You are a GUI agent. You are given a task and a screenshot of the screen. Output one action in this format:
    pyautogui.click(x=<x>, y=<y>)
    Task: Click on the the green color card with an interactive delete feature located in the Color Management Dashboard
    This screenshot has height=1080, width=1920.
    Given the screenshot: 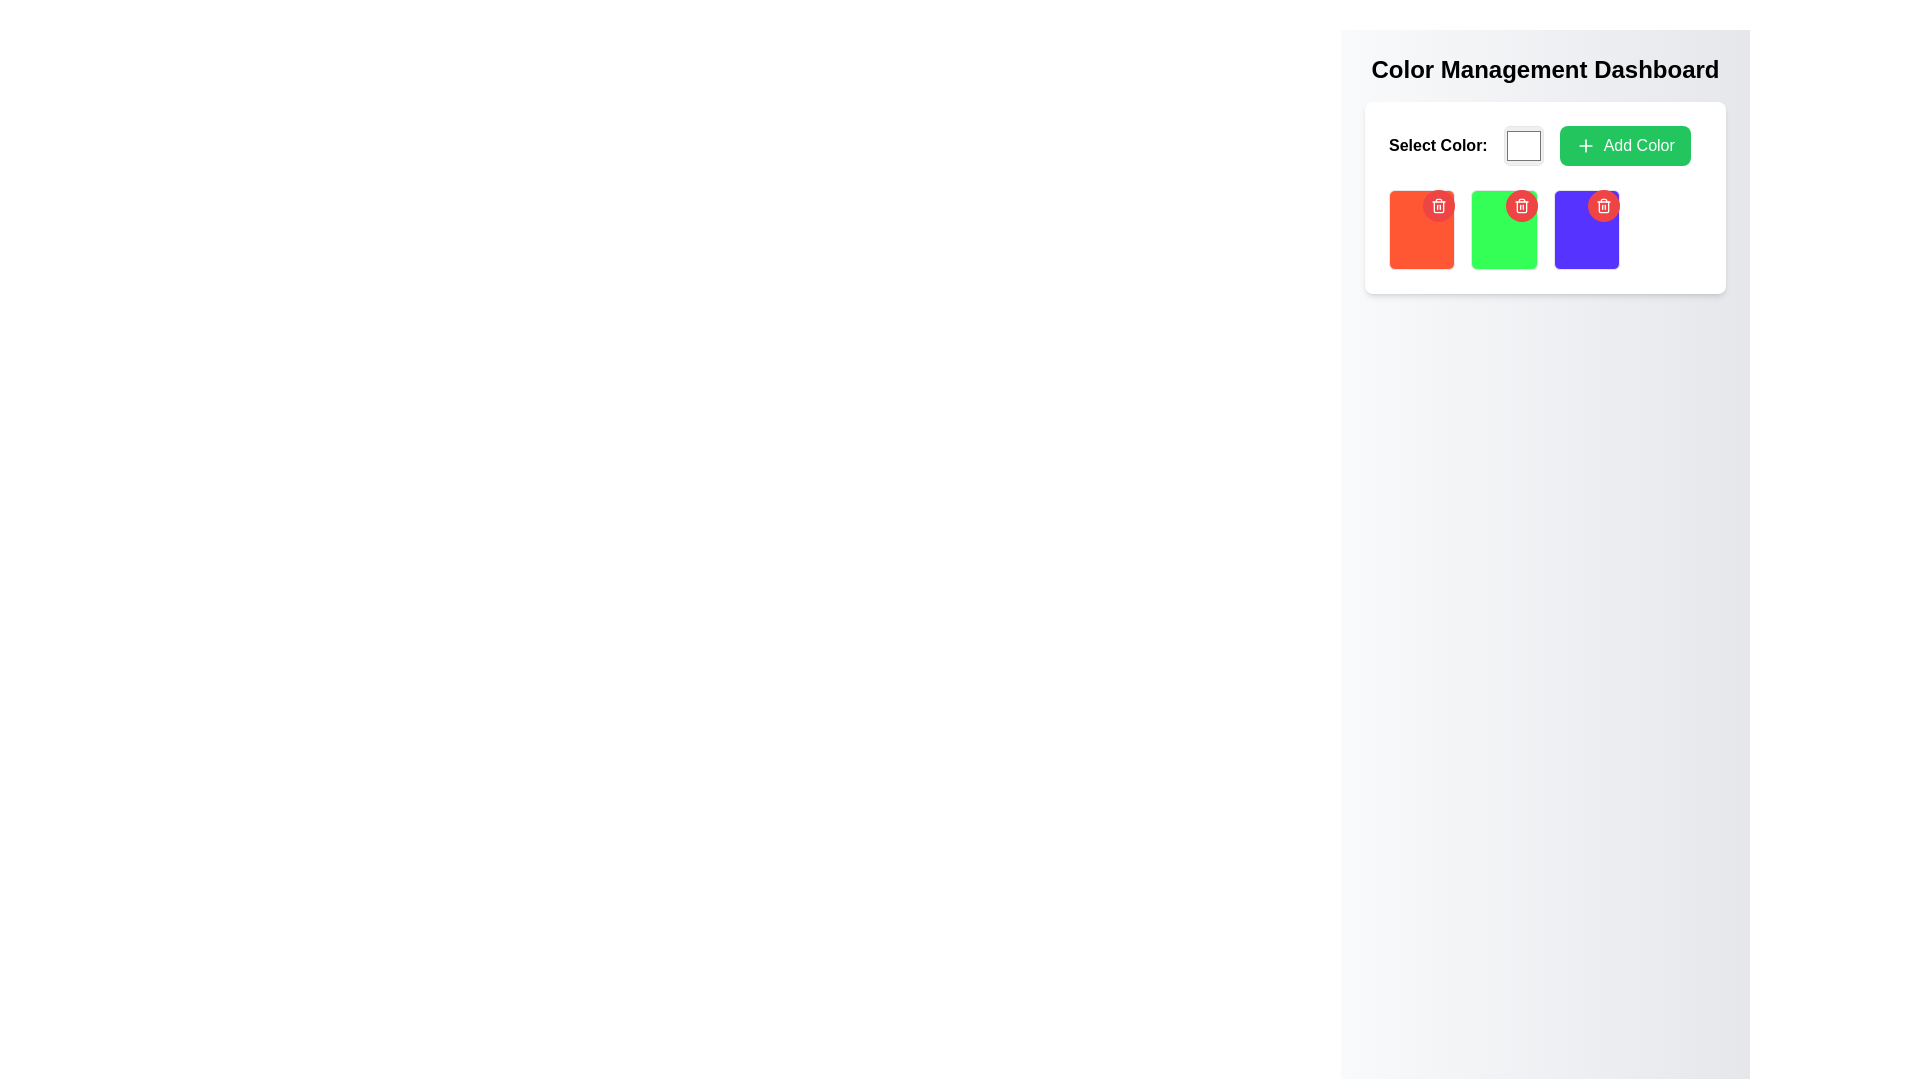 What is the action you would take?
    pyautogui.click(x=1544, y=197)
    